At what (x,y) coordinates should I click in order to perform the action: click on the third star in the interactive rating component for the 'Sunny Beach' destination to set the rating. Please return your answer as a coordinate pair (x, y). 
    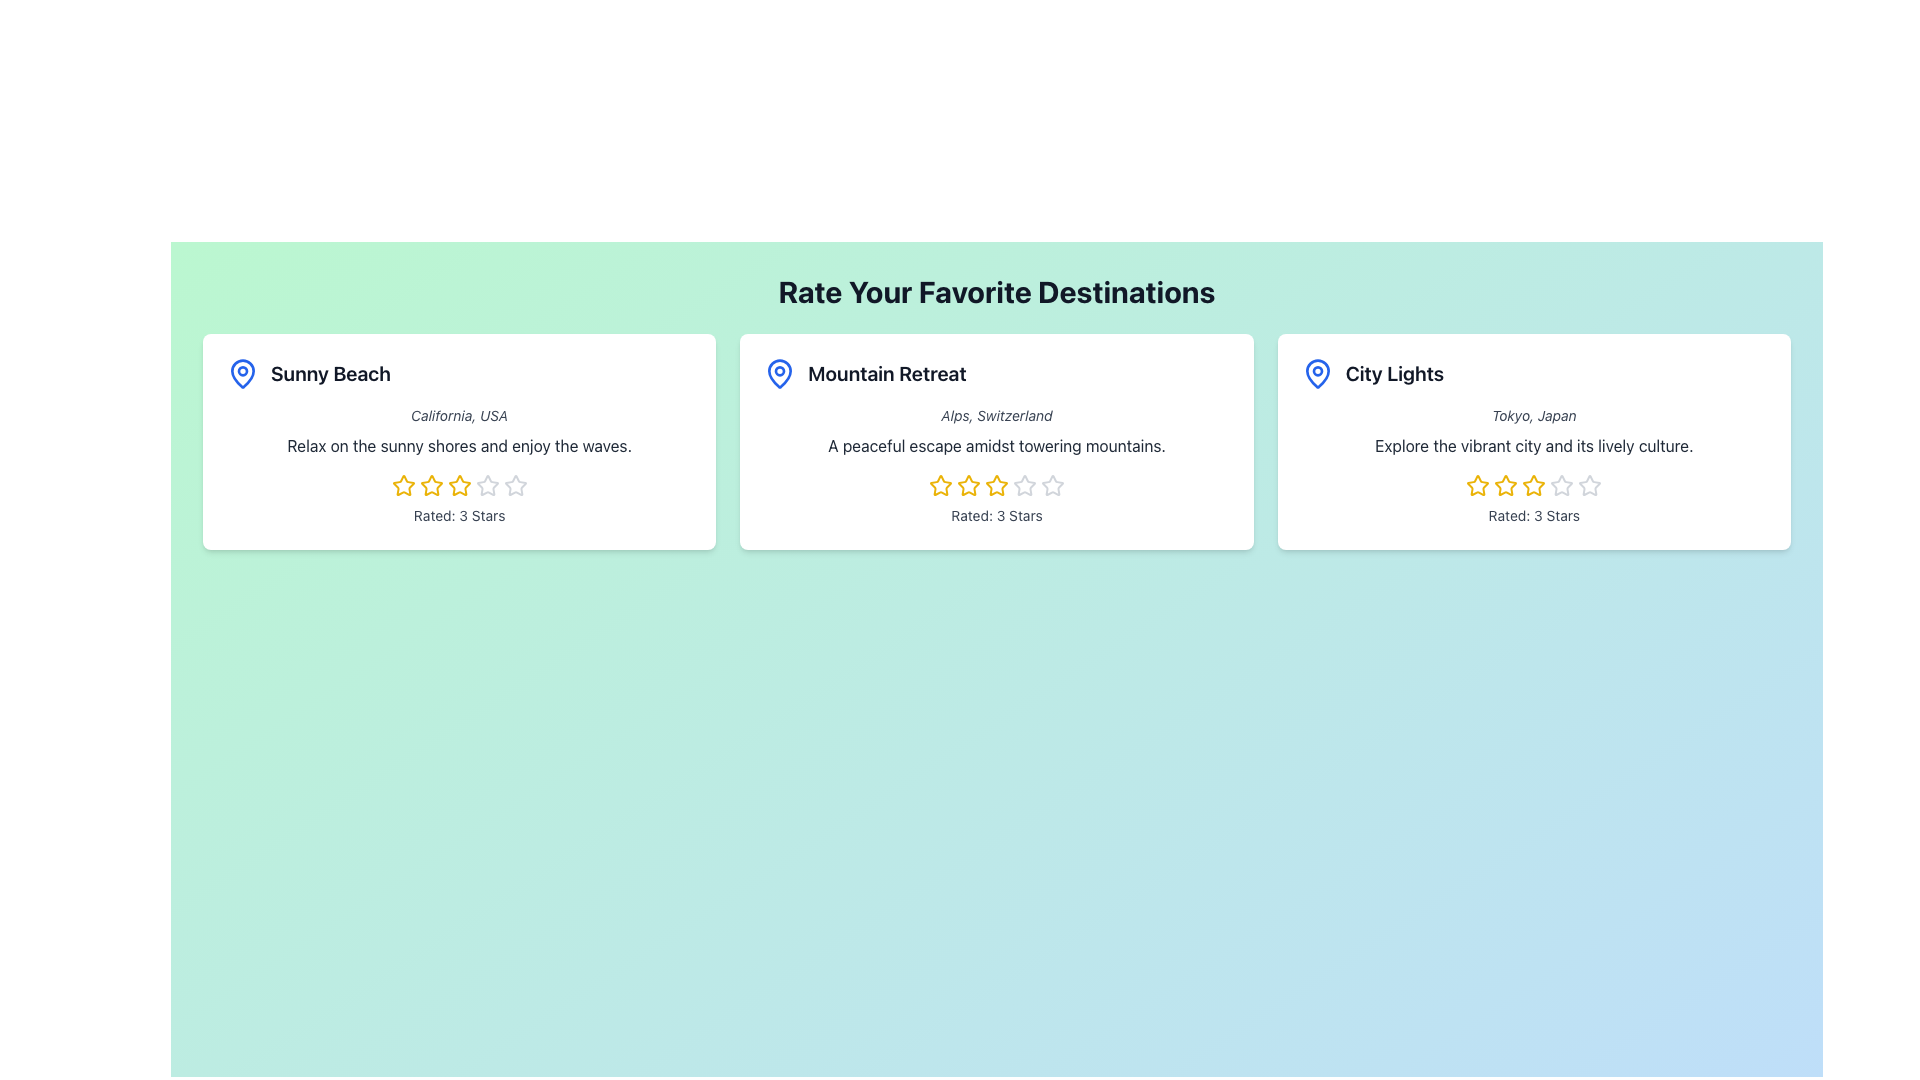
    Looking at the image, I should click on (430, 486).